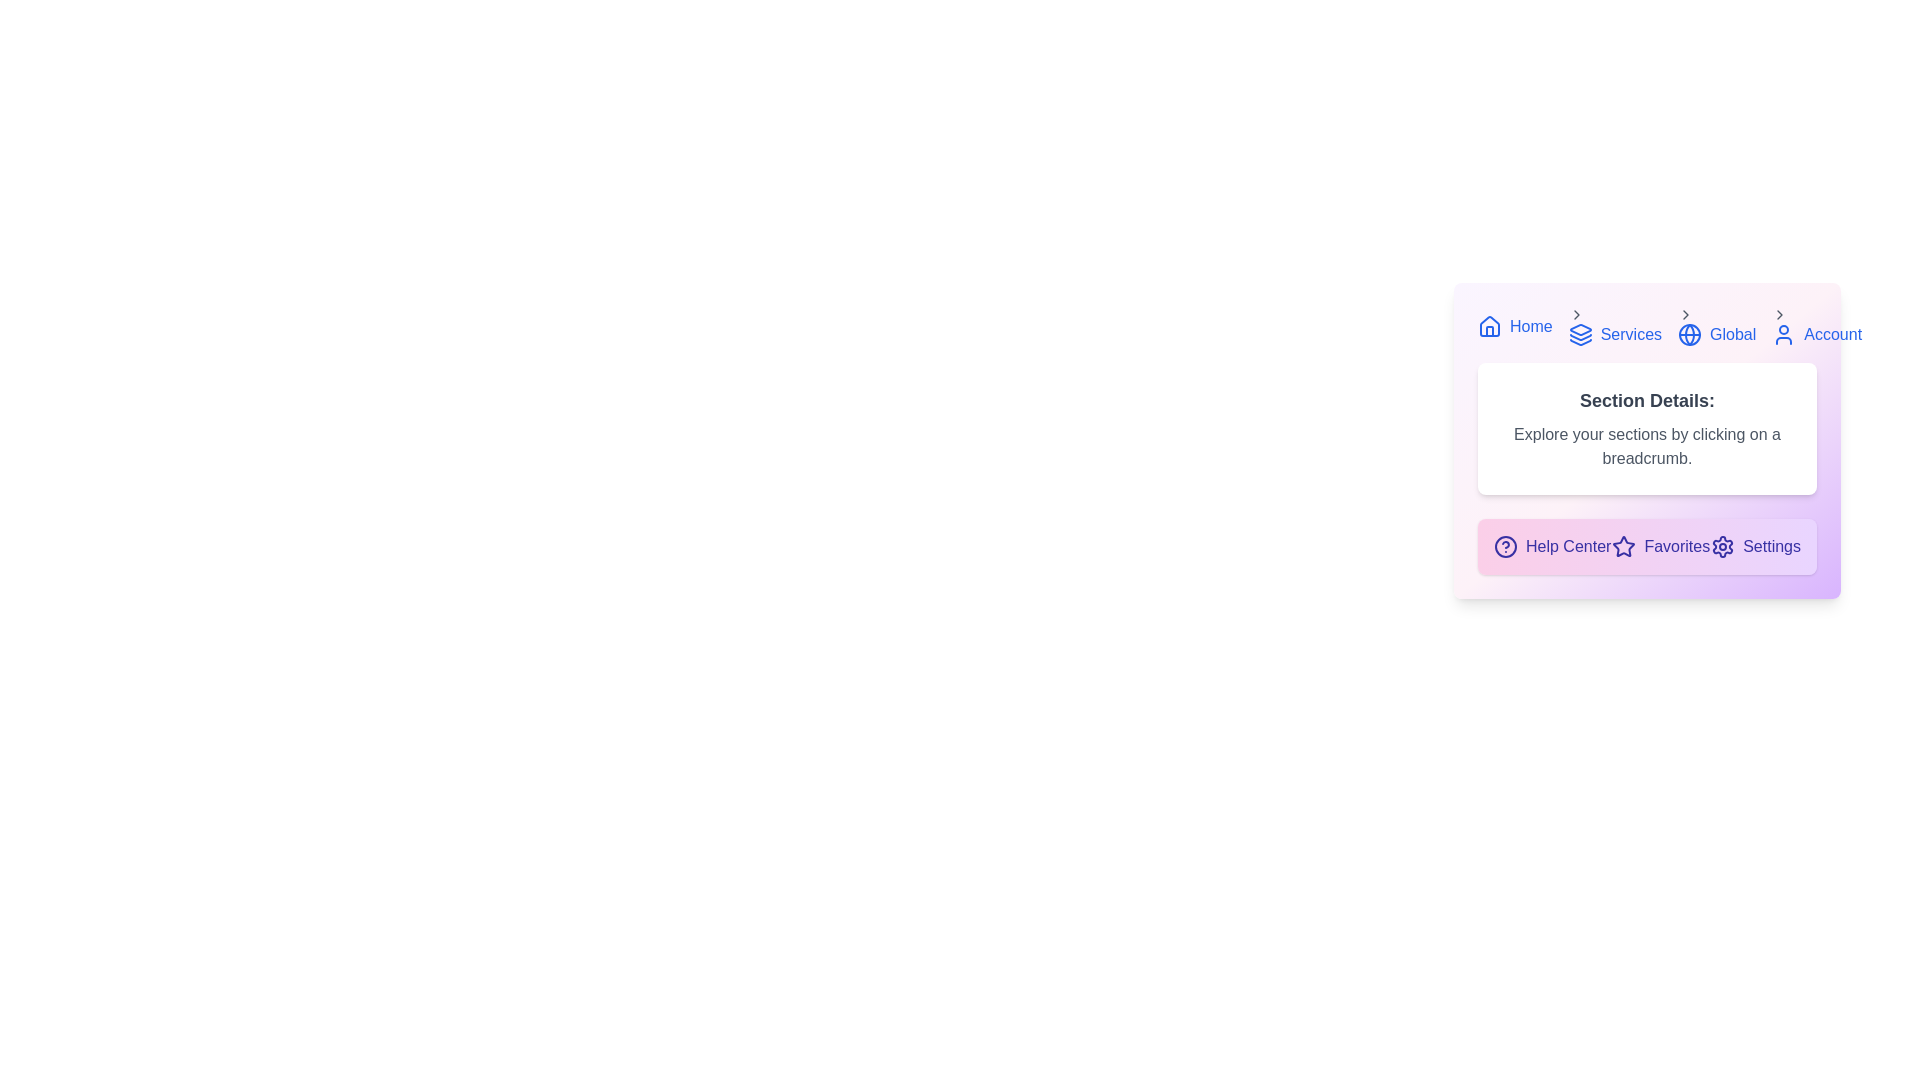  I want to click on the 'Global' text label in the breadcrumb navigation, so click(1732, 334).